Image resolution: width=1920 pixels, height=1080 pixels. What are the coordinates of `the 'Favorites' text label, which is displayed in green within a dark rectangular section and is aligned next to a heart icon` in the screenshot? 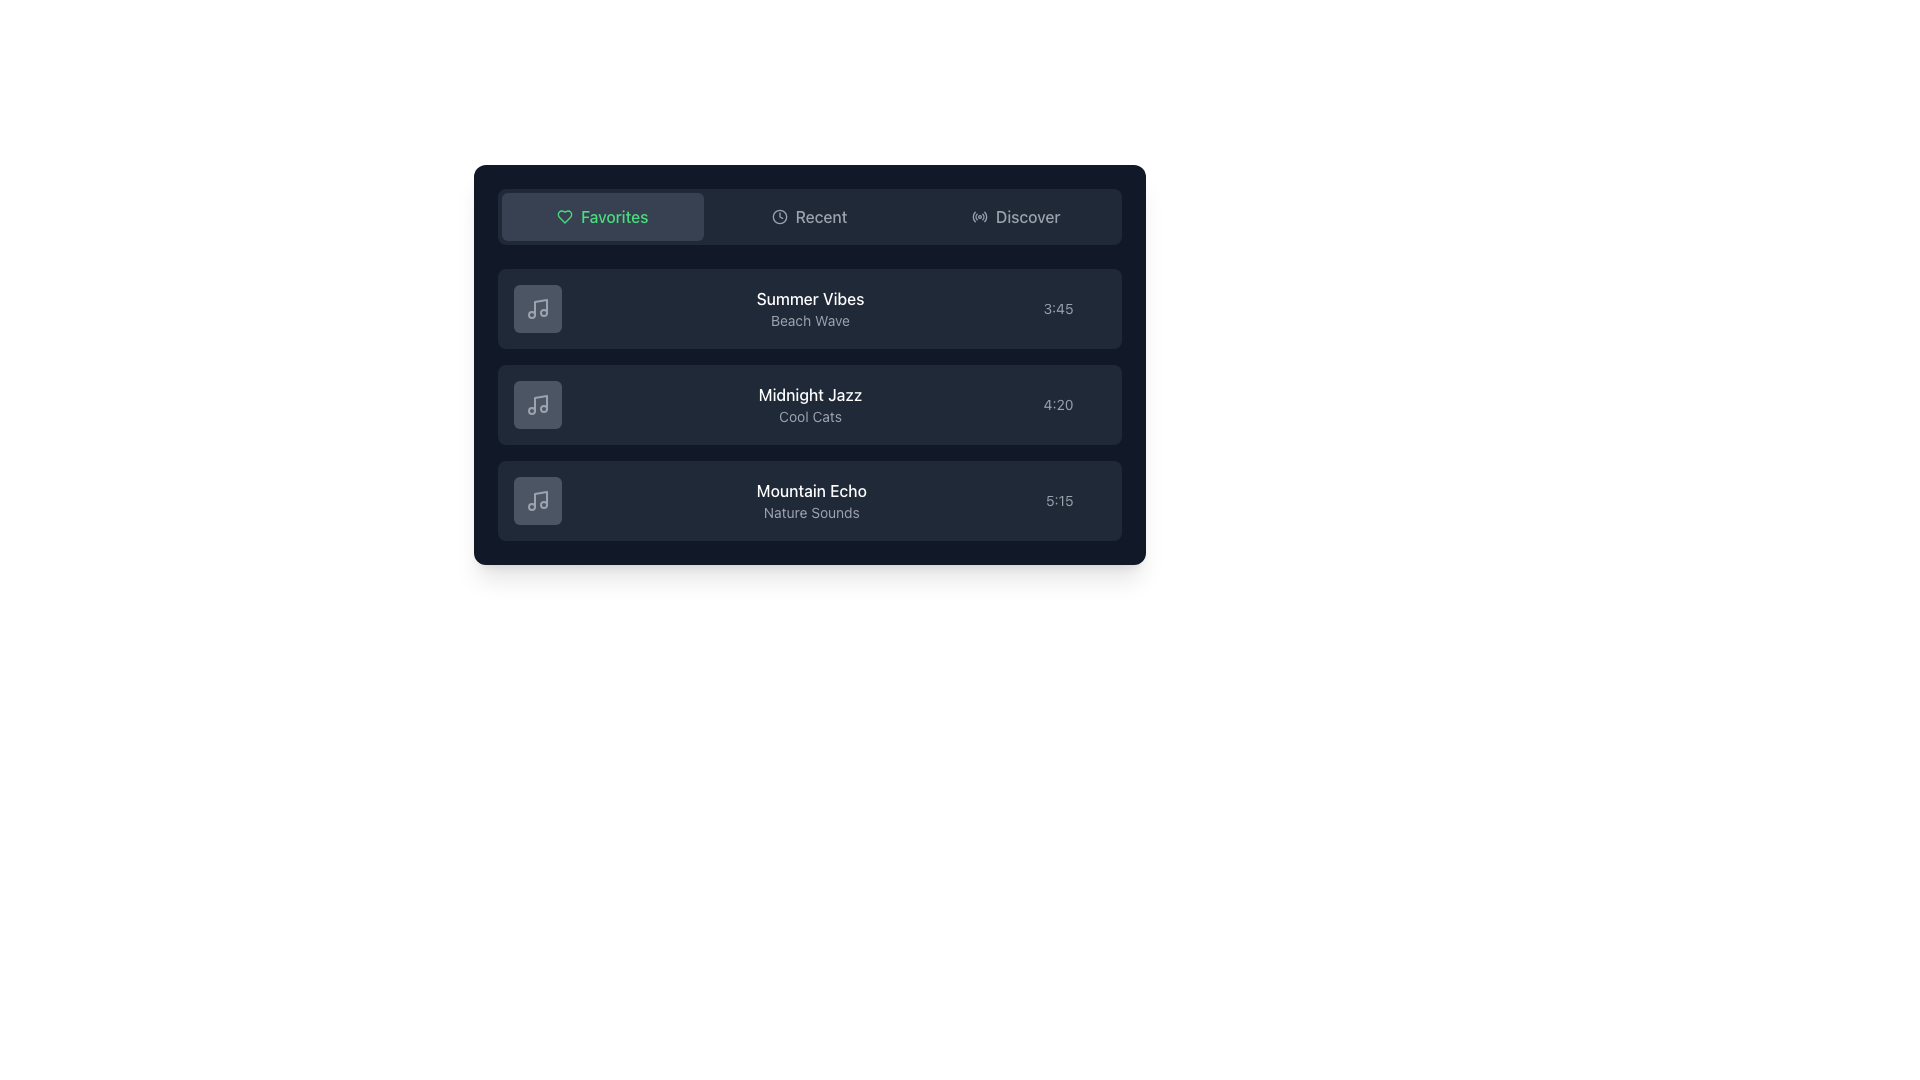 It's located at (613, 216).